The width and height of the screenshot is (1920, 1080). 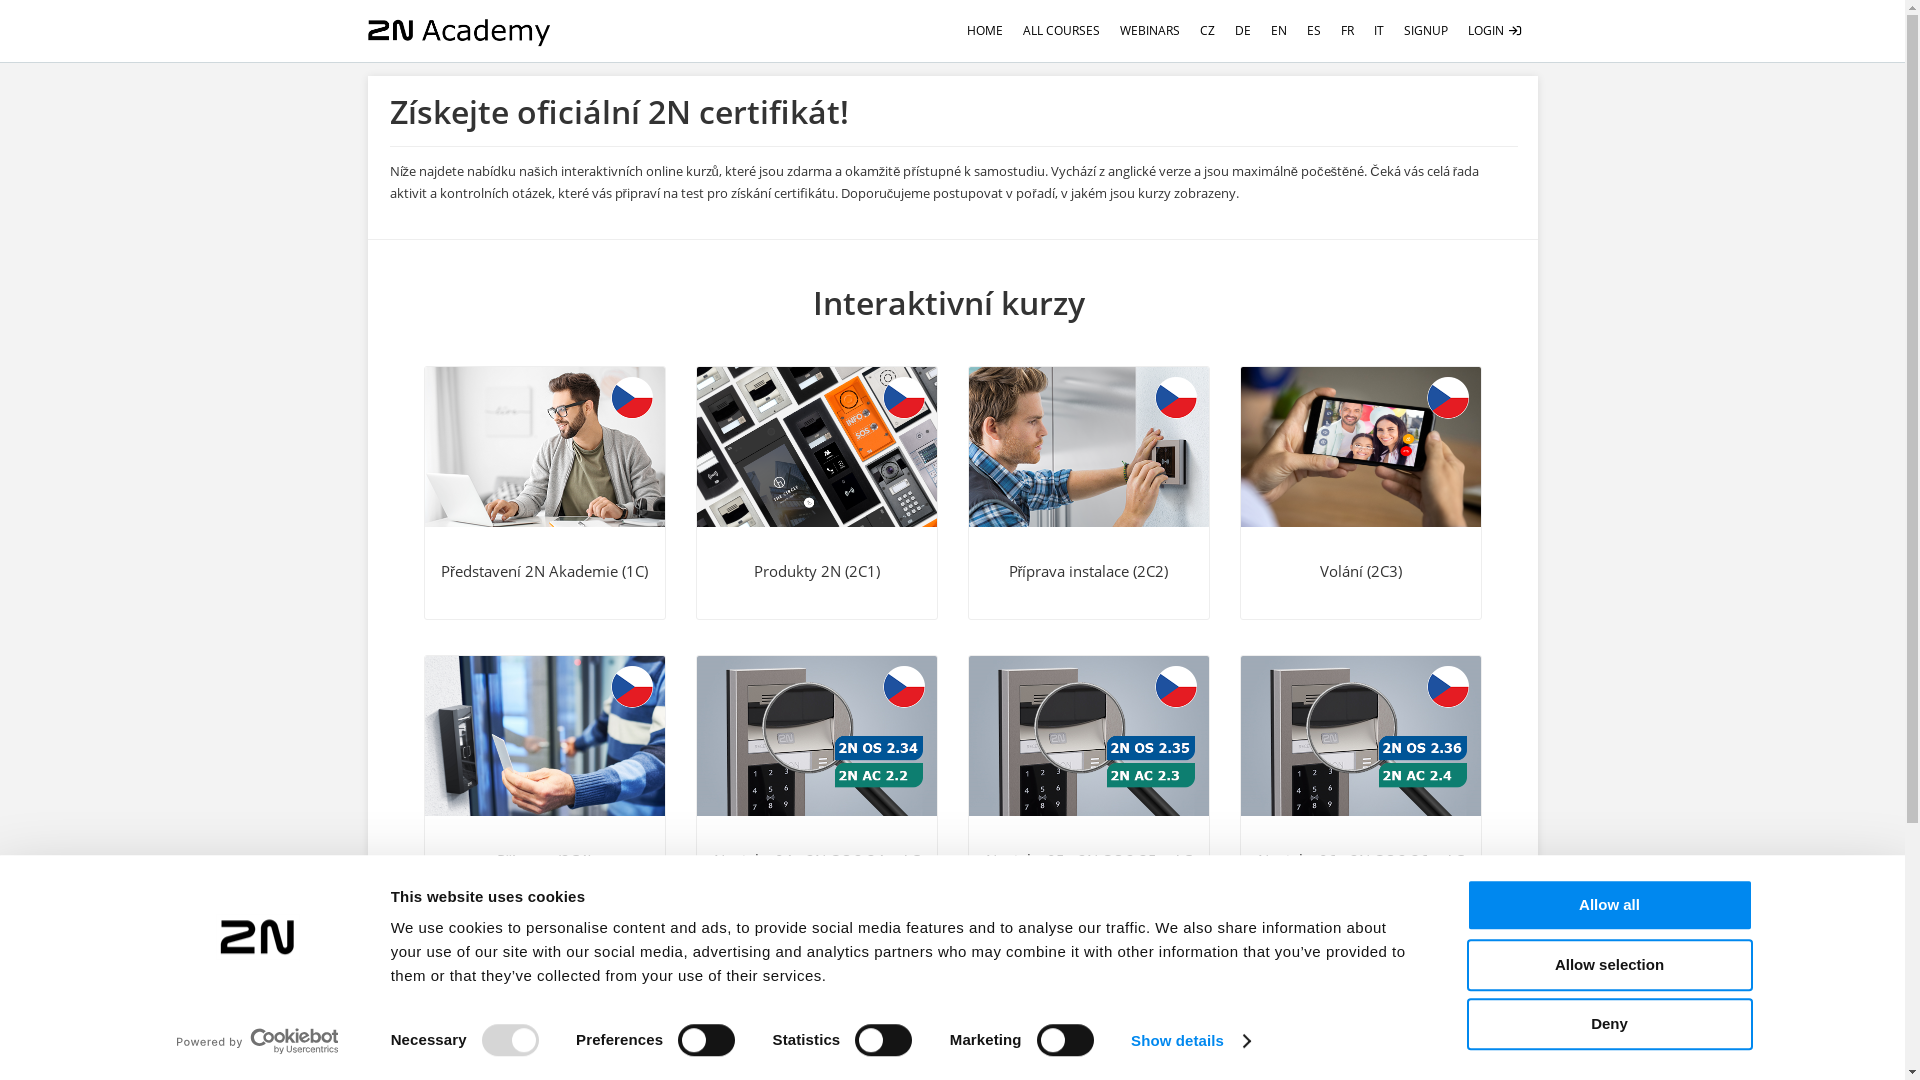 What do you see at coordinates (1087, 736) in the screenshot?
I see `'Novinky 05 - 2N OS 2.35 a AC 2.3 (3C2)'` at bounding box center [1087, 736].